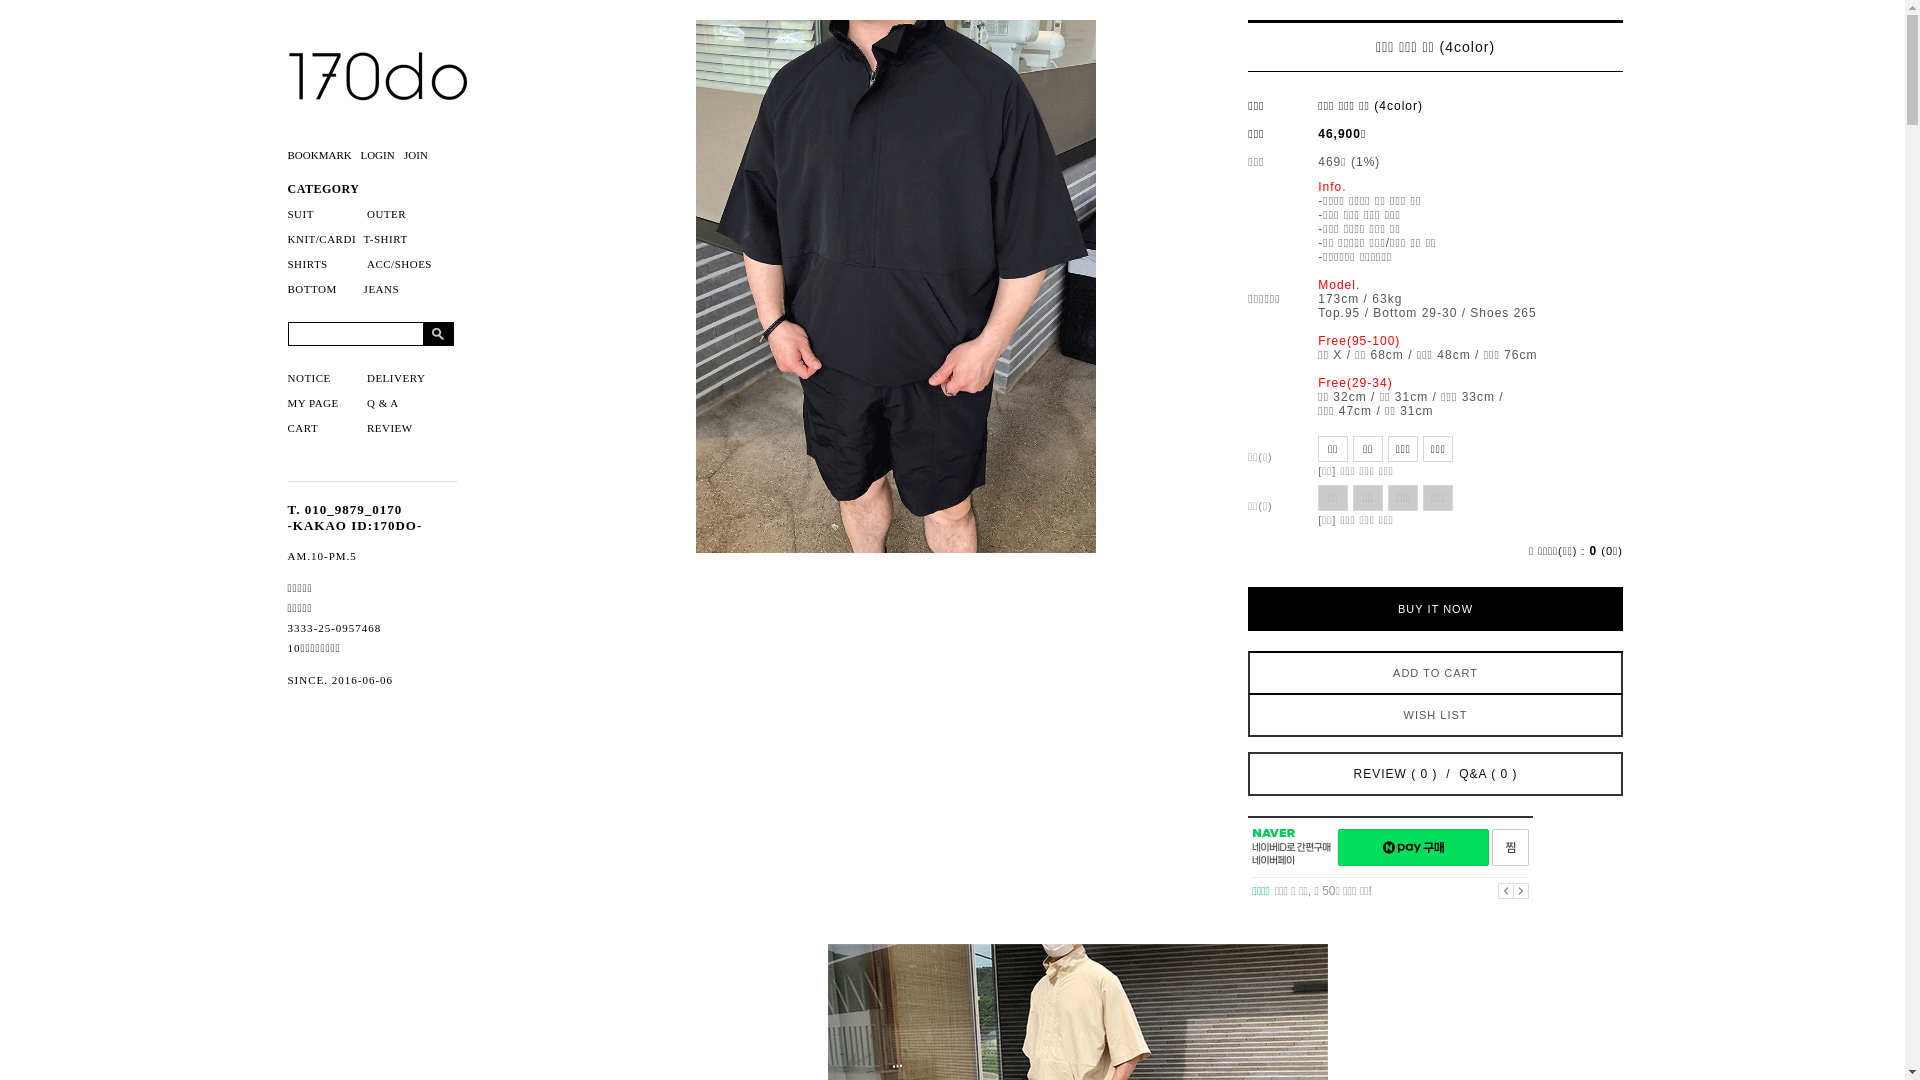 This screenshot has width=1920, height=1080. I want to click on 'ACC/SHOES', so click(399, 262).